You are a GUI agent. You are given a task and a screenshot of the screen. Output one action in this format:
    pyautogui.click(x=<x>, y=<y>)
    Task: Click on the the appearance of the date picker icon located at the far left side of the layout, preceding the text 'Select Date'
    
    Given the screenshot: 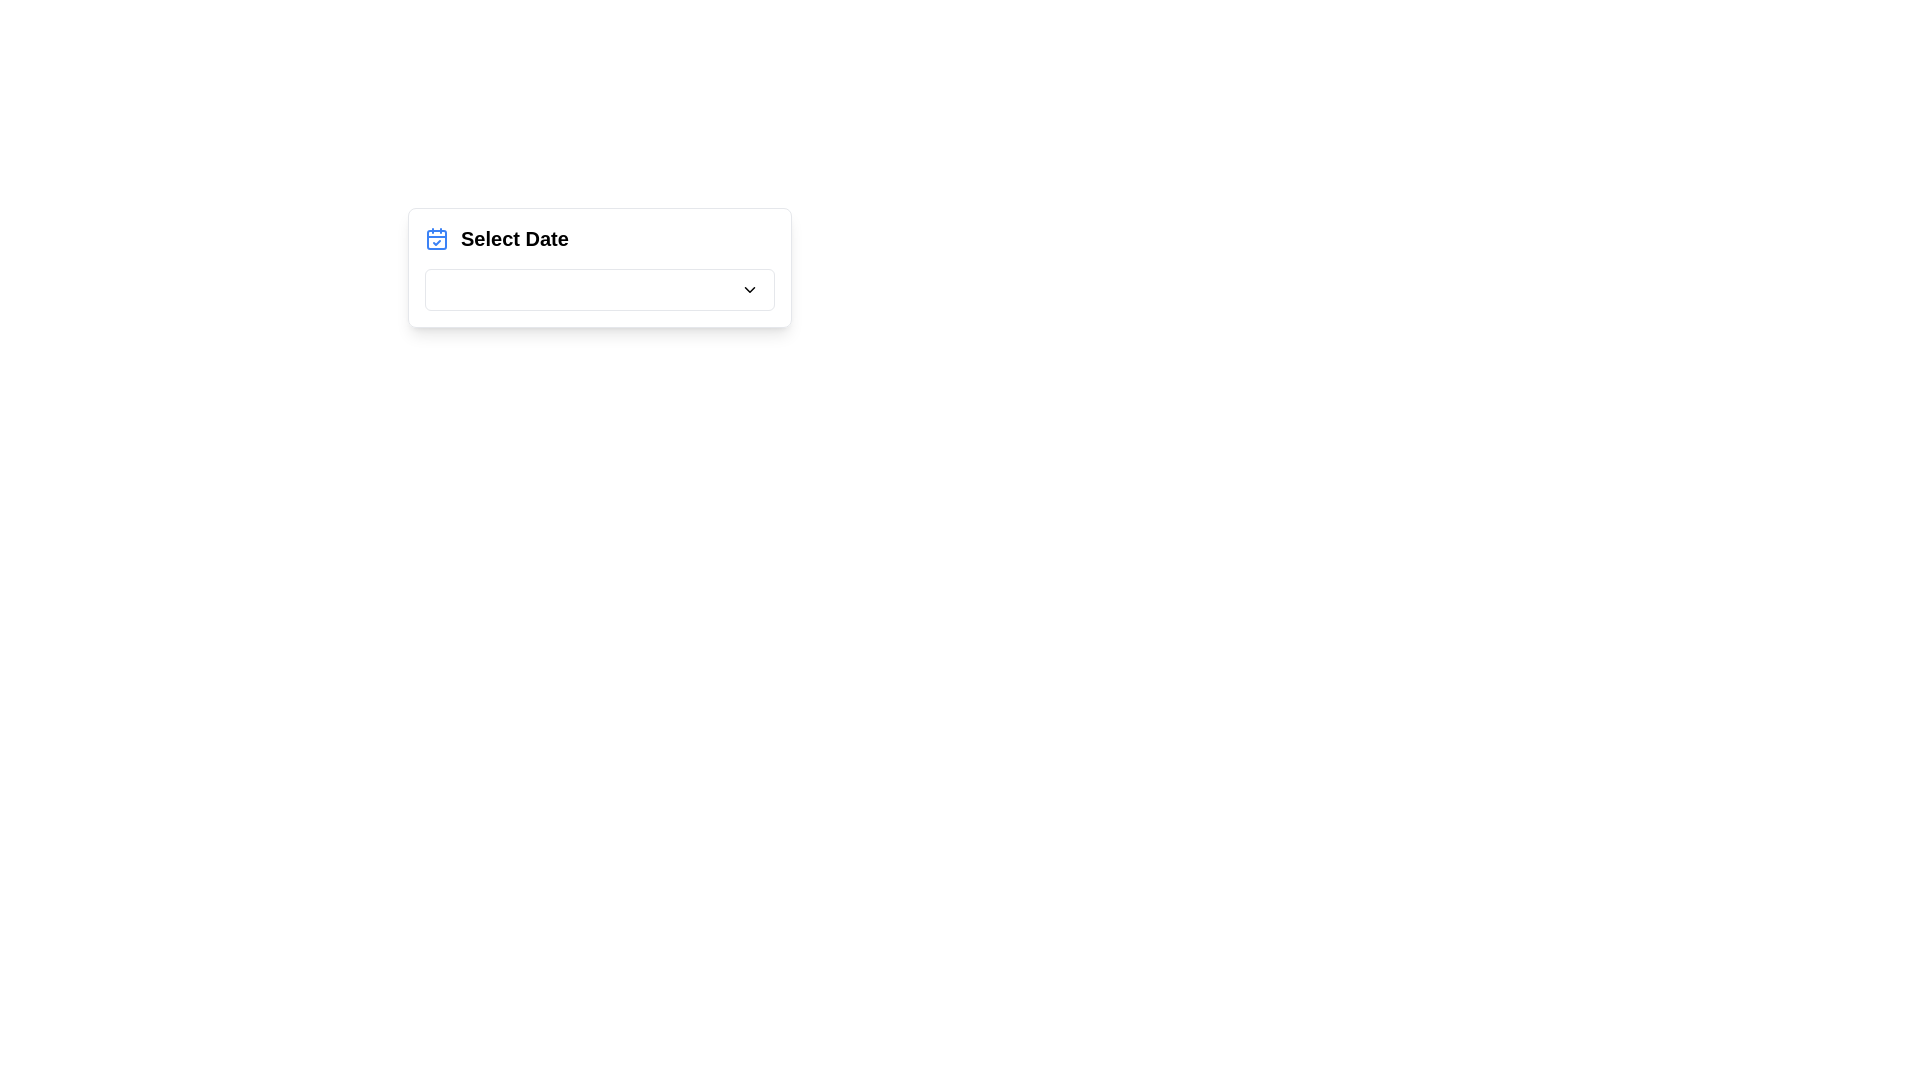 What is the action you would take?
    pyautogui.click(x=435, y=238)
    